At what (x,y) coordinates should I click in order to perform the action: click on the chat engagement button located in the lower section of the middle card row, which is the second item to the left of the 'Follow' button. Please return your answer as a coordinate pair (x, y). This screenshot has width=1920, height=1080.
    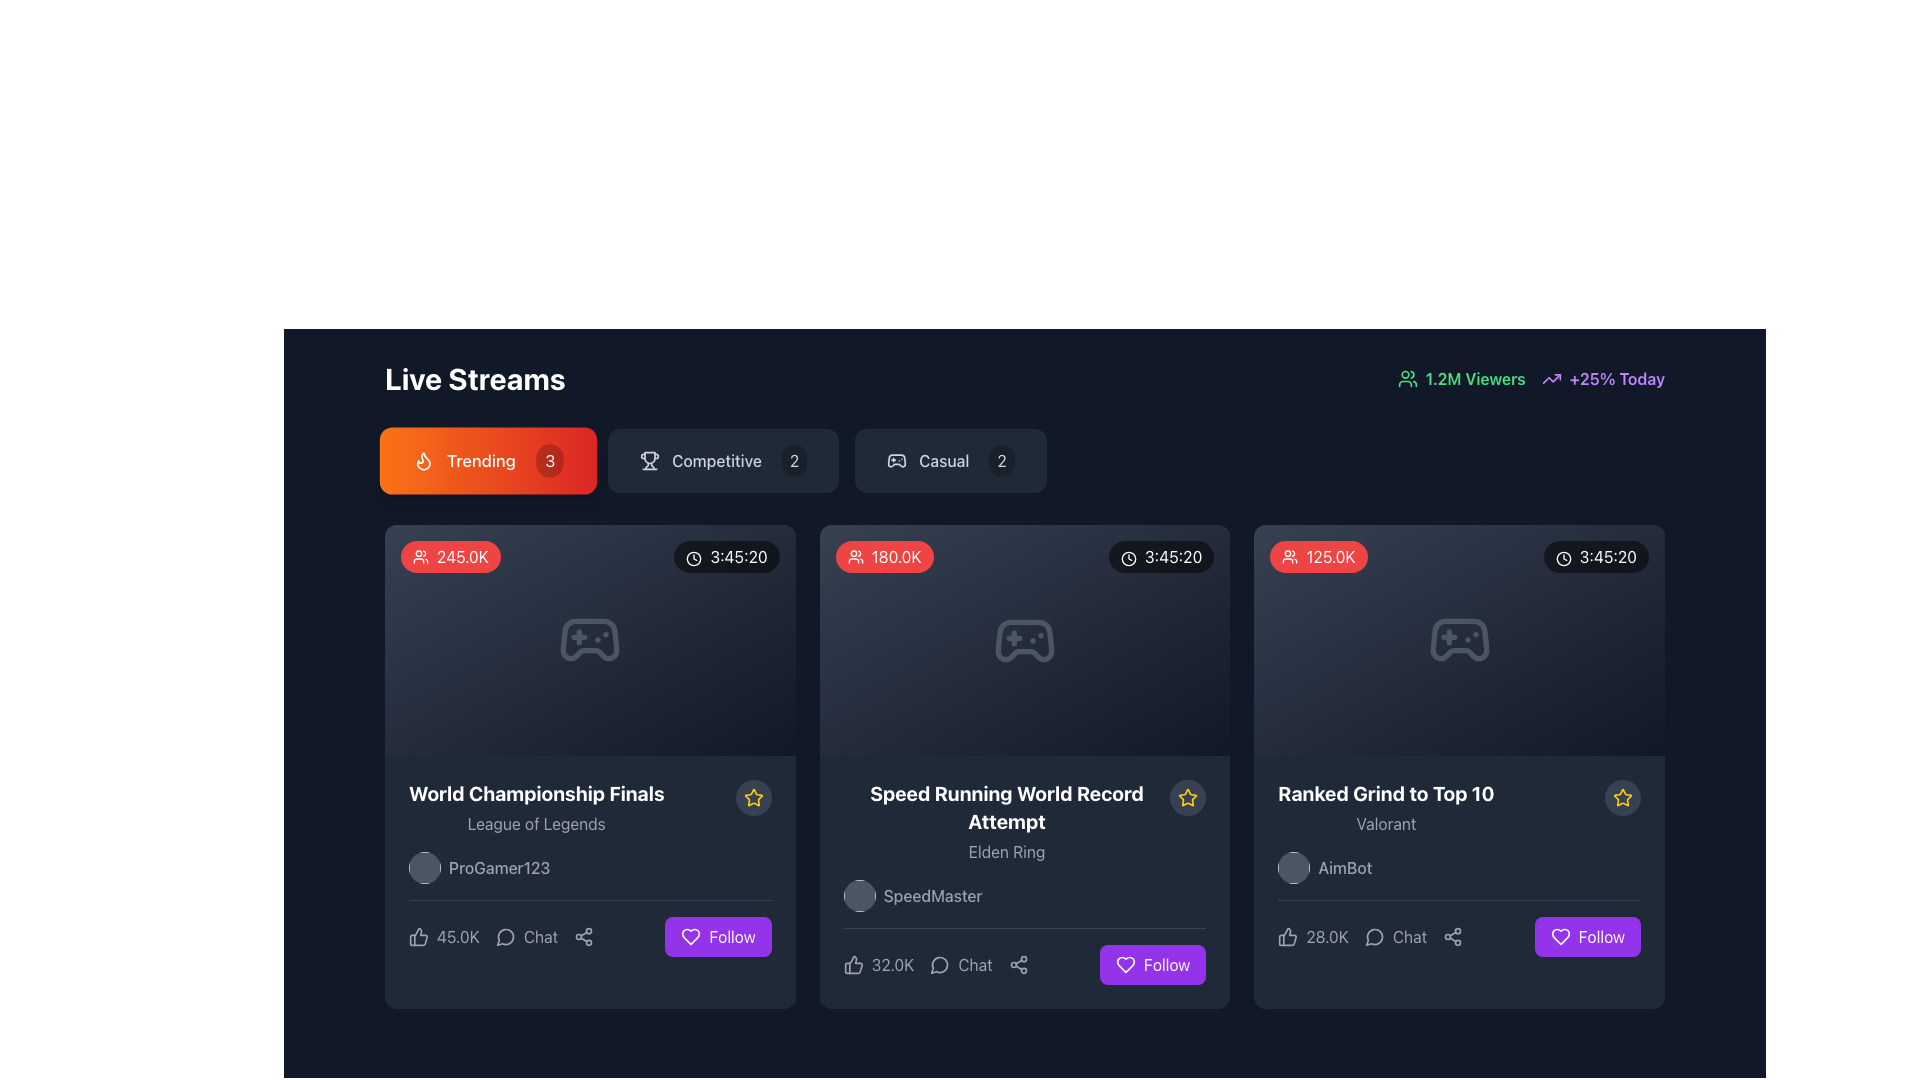
    Looking at the image, I should click on (935, 963).